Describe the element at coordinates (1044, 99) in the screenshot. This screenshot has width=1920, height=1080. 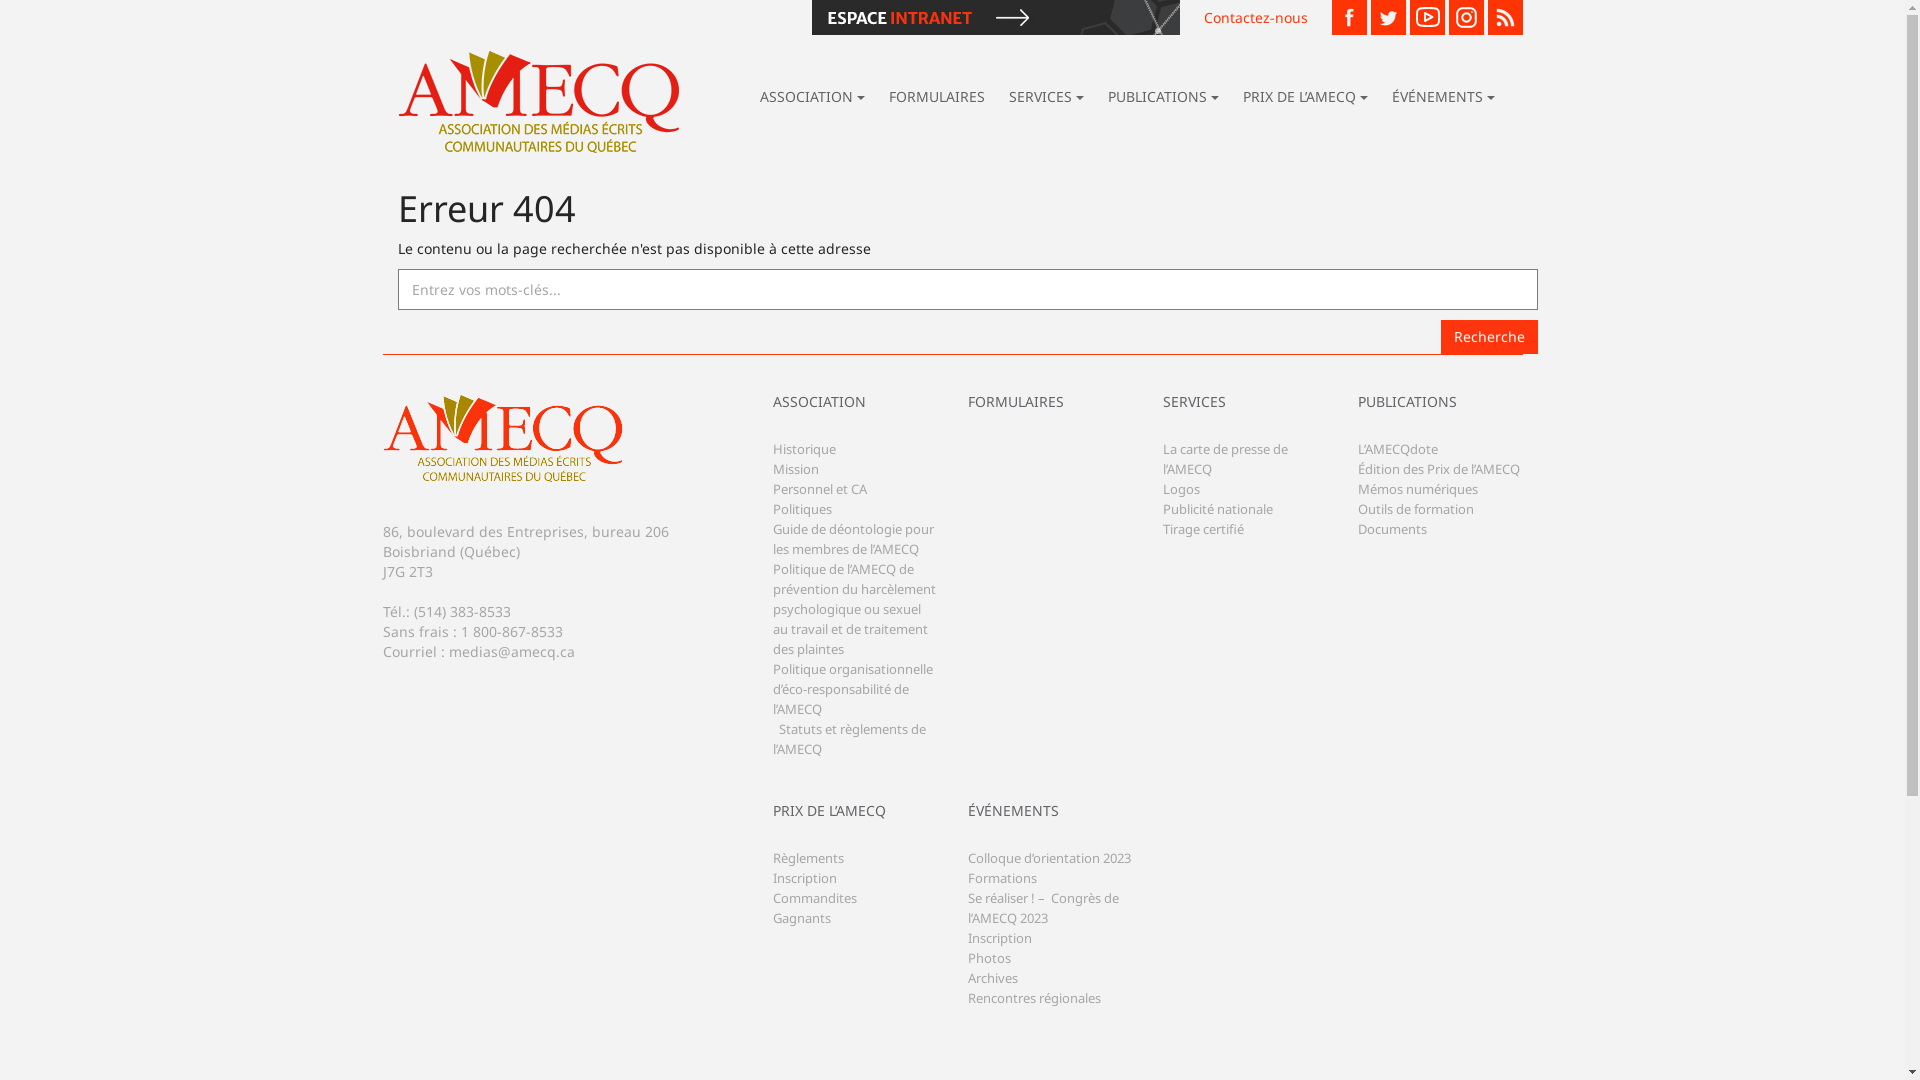
I see `'SERVICES'` at that location.